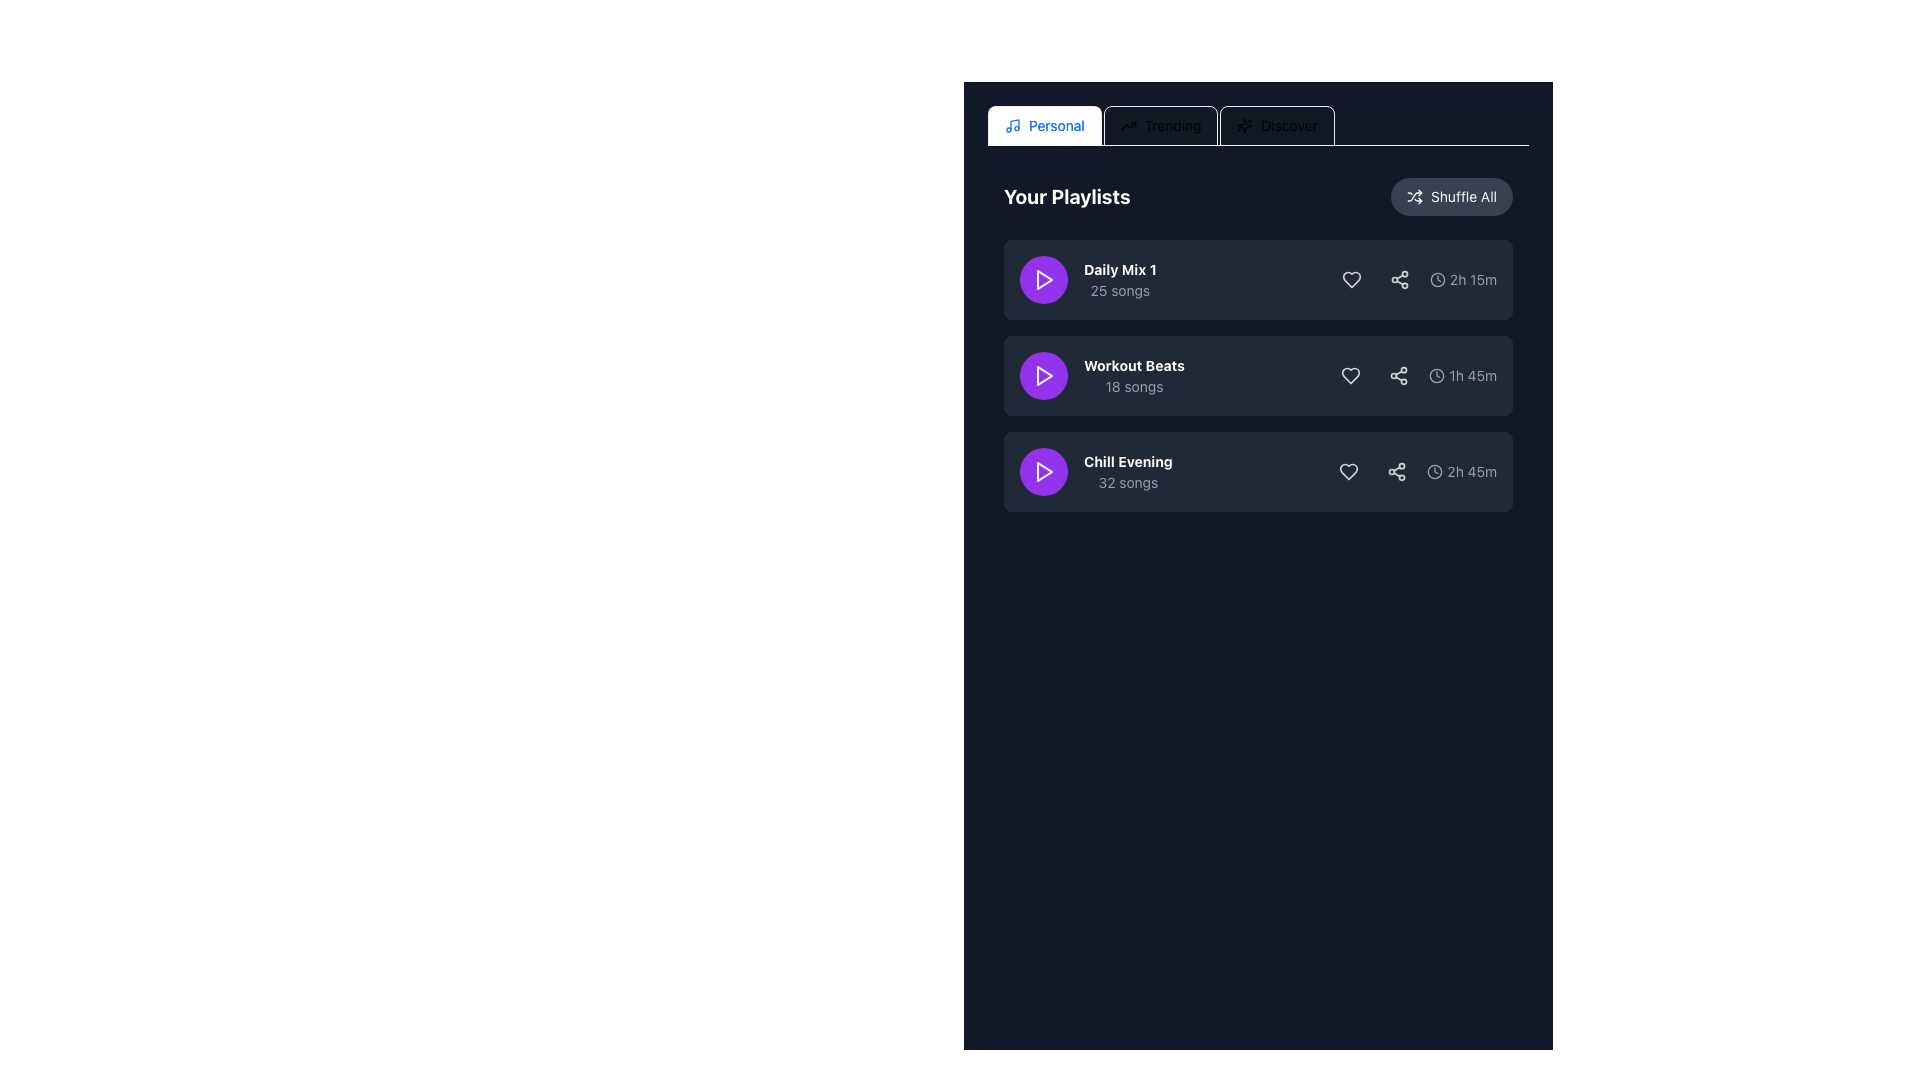  What do you see at coordinates (1436, 375) in the screenshot?
I see `the circular element that represents the time icon for the 'Workout Beats' playlist, which is part of a graphical clock icon` at bounding box center [1436, 375].